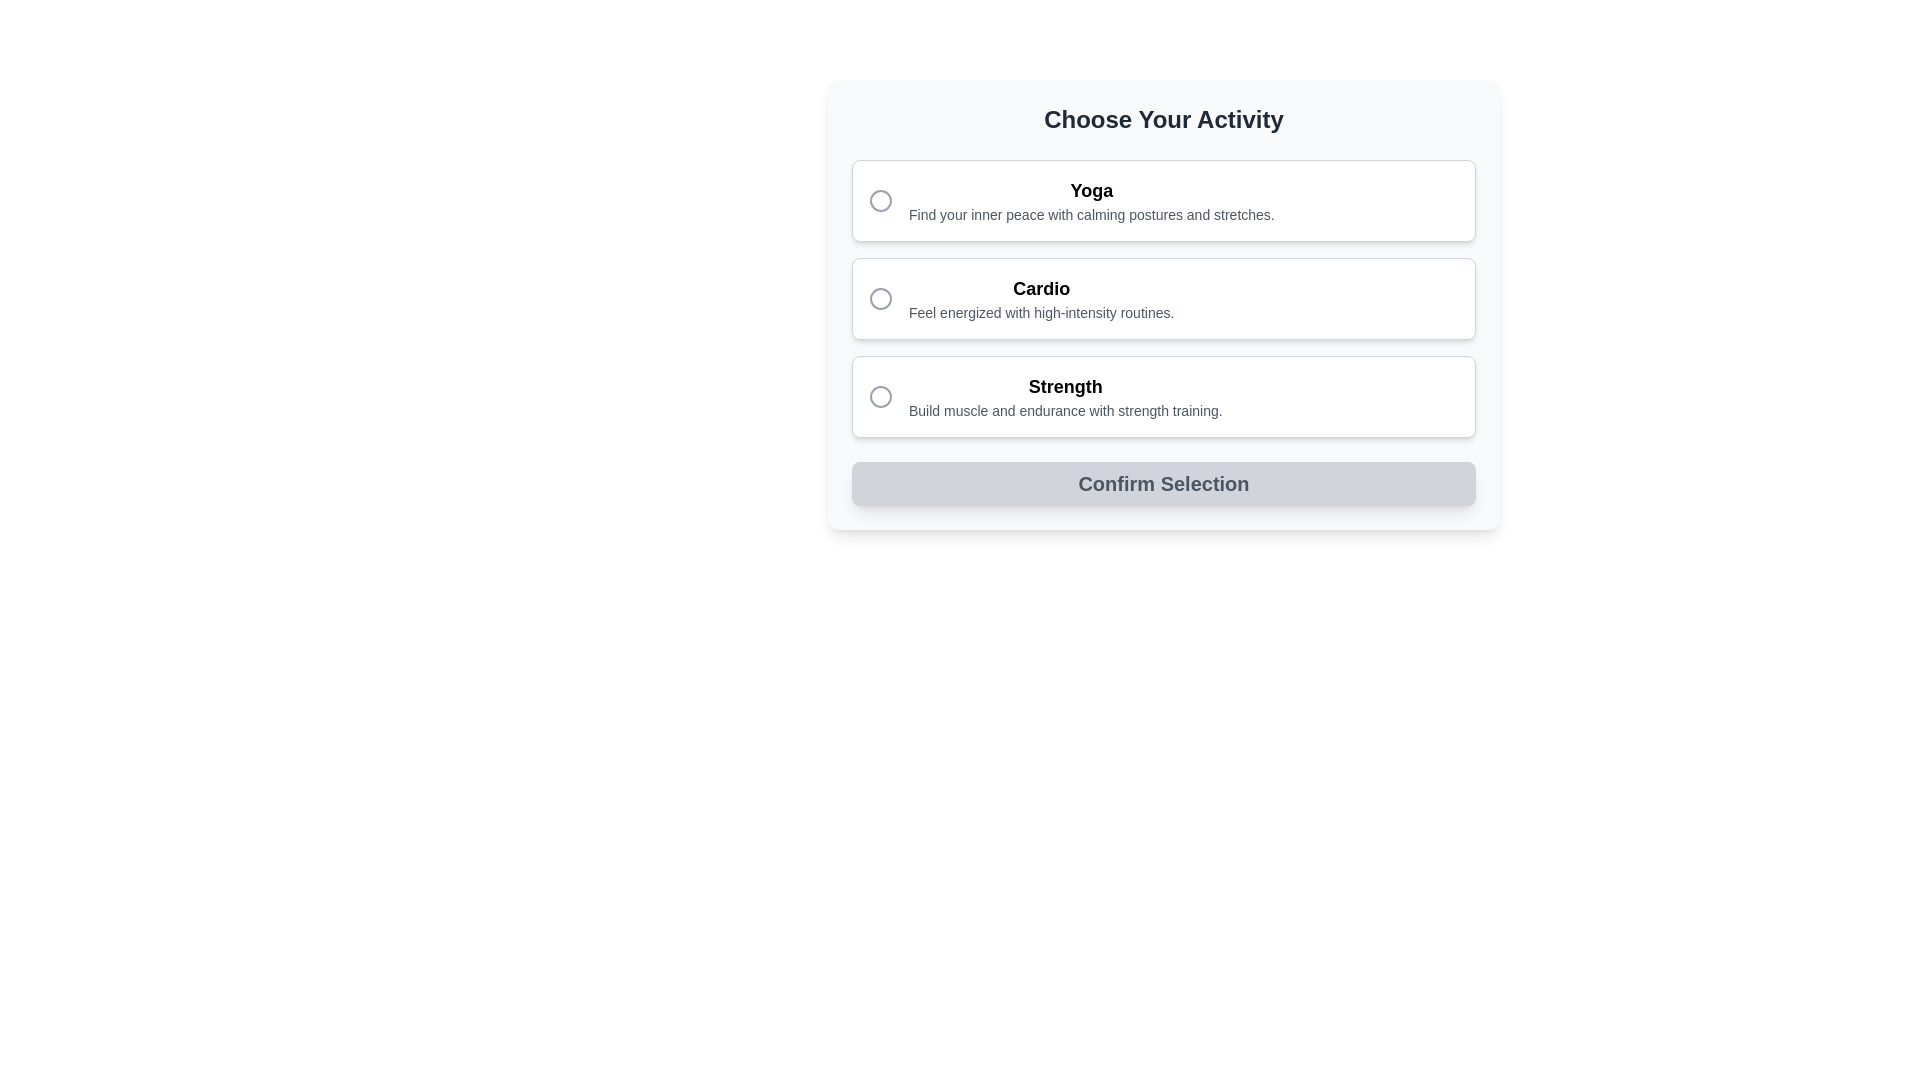  What do you see at coordinates (880, 200) in the screenshot?
I see `the Checkbox or selection indicator located adjacent to the text 'Yoga' in the vertical list of selectable options` at bounding box center [880, 200].